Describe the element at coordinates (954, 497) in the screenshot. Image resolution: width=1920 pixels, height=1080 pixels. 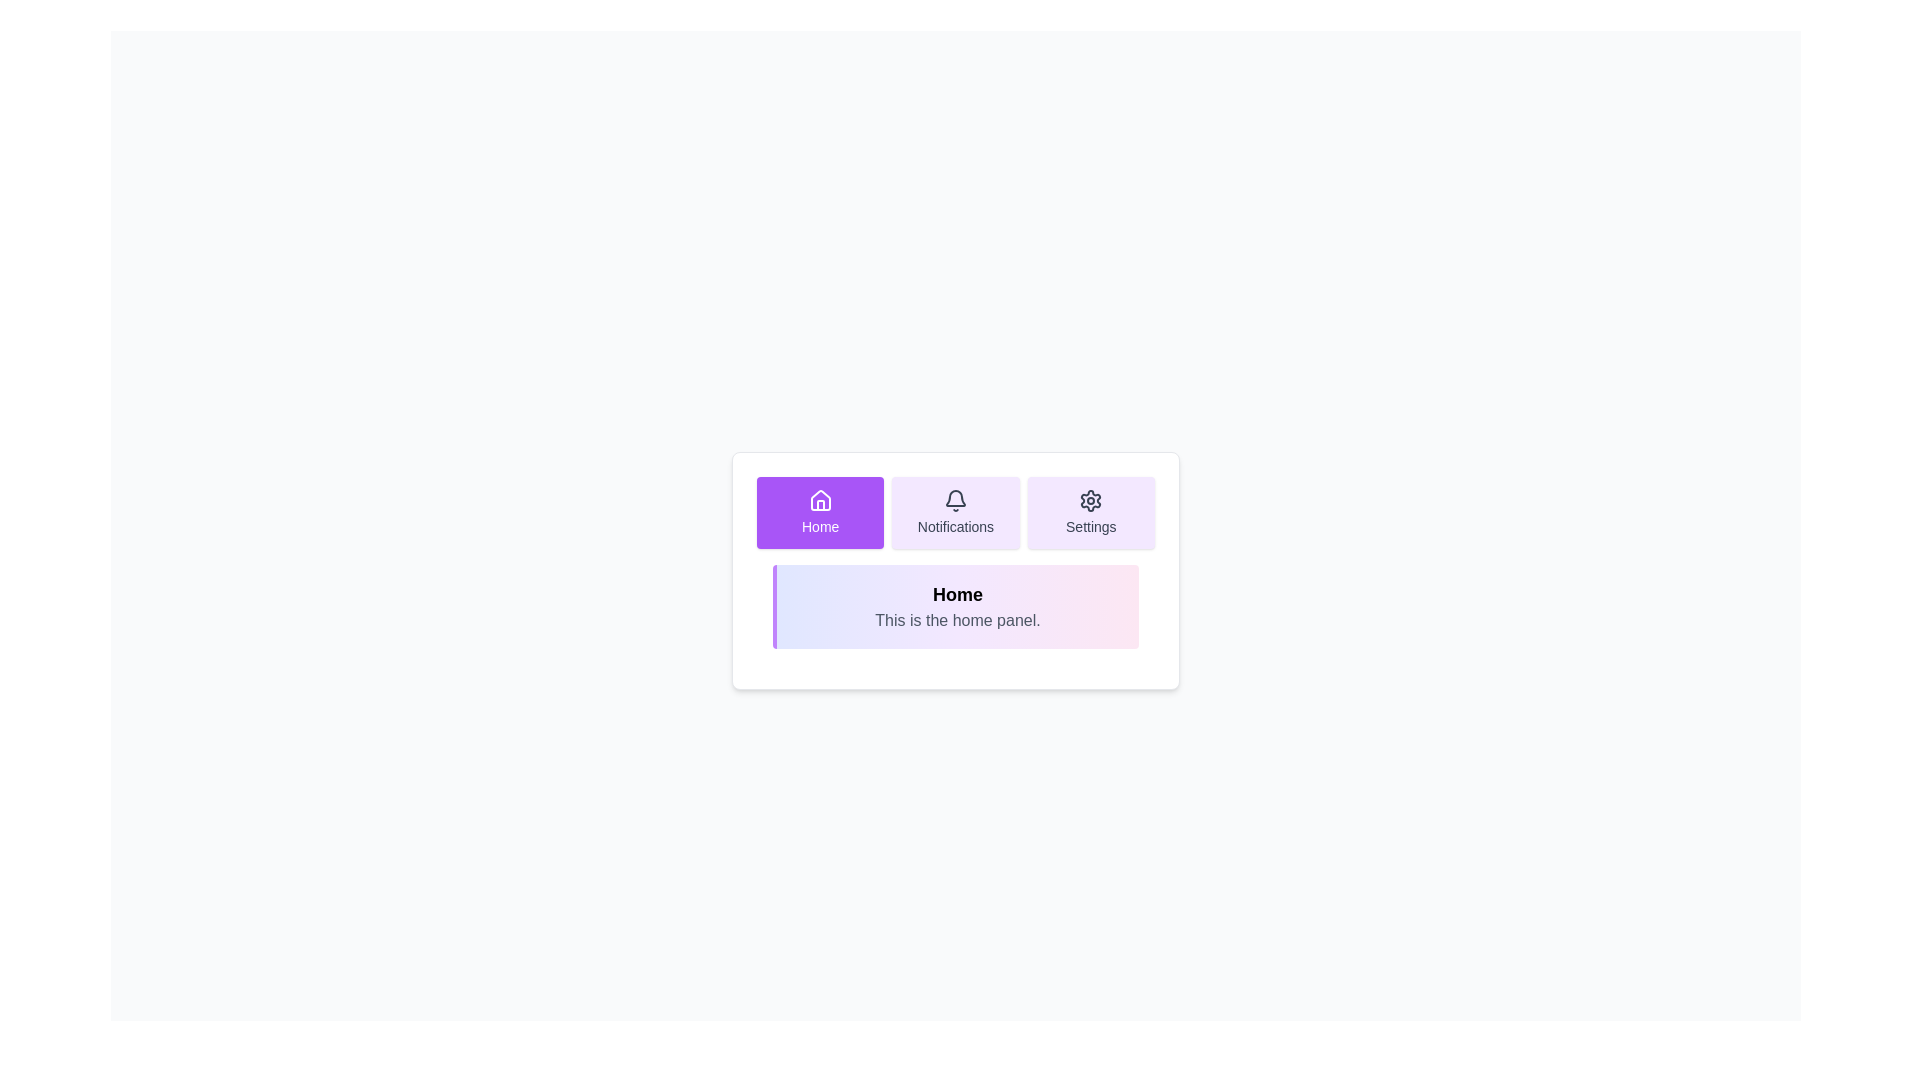
I see `the bell icon representing the 'Notifications' feature, which is the second button in the upper center layout of the interface` at that location.